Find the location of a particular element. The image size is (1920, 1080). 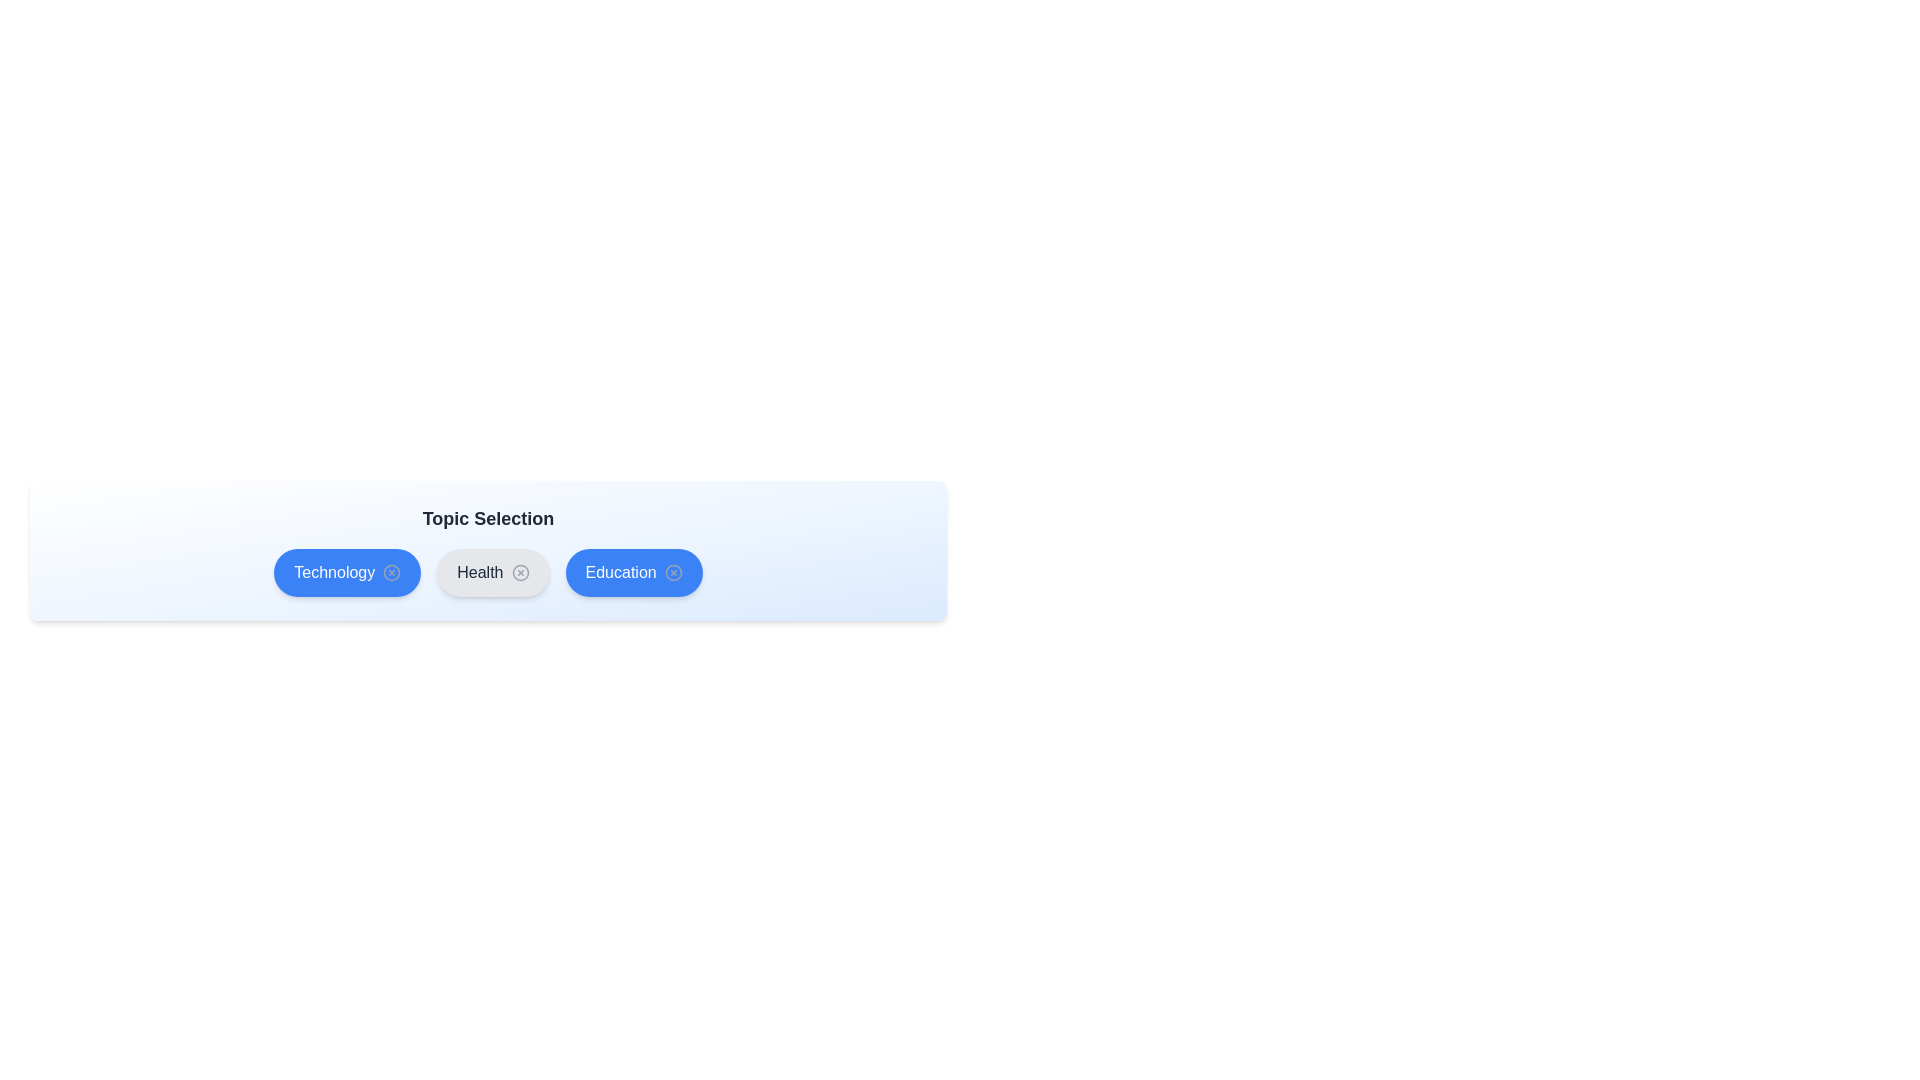

the topic Technology by clicking on it is located at coordinates (347, 573).